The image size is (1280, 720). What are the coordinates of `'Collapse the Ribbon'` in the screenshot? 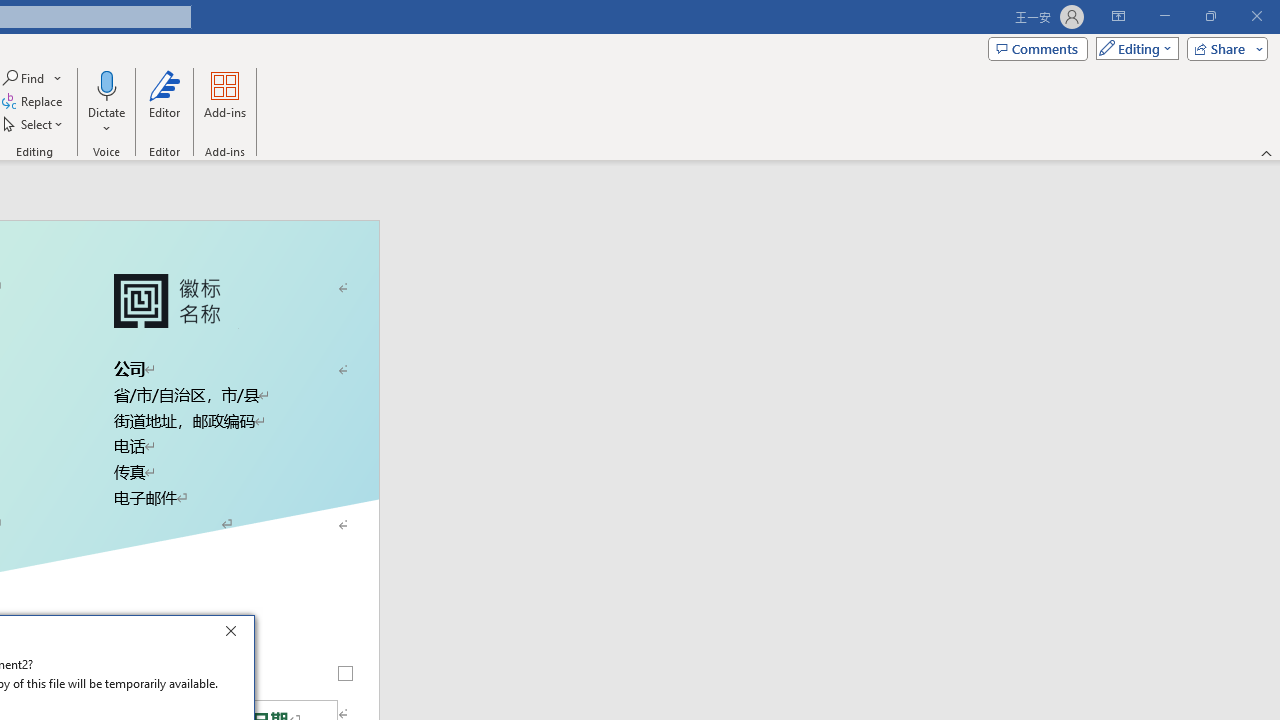 It's located at (1266, 152).